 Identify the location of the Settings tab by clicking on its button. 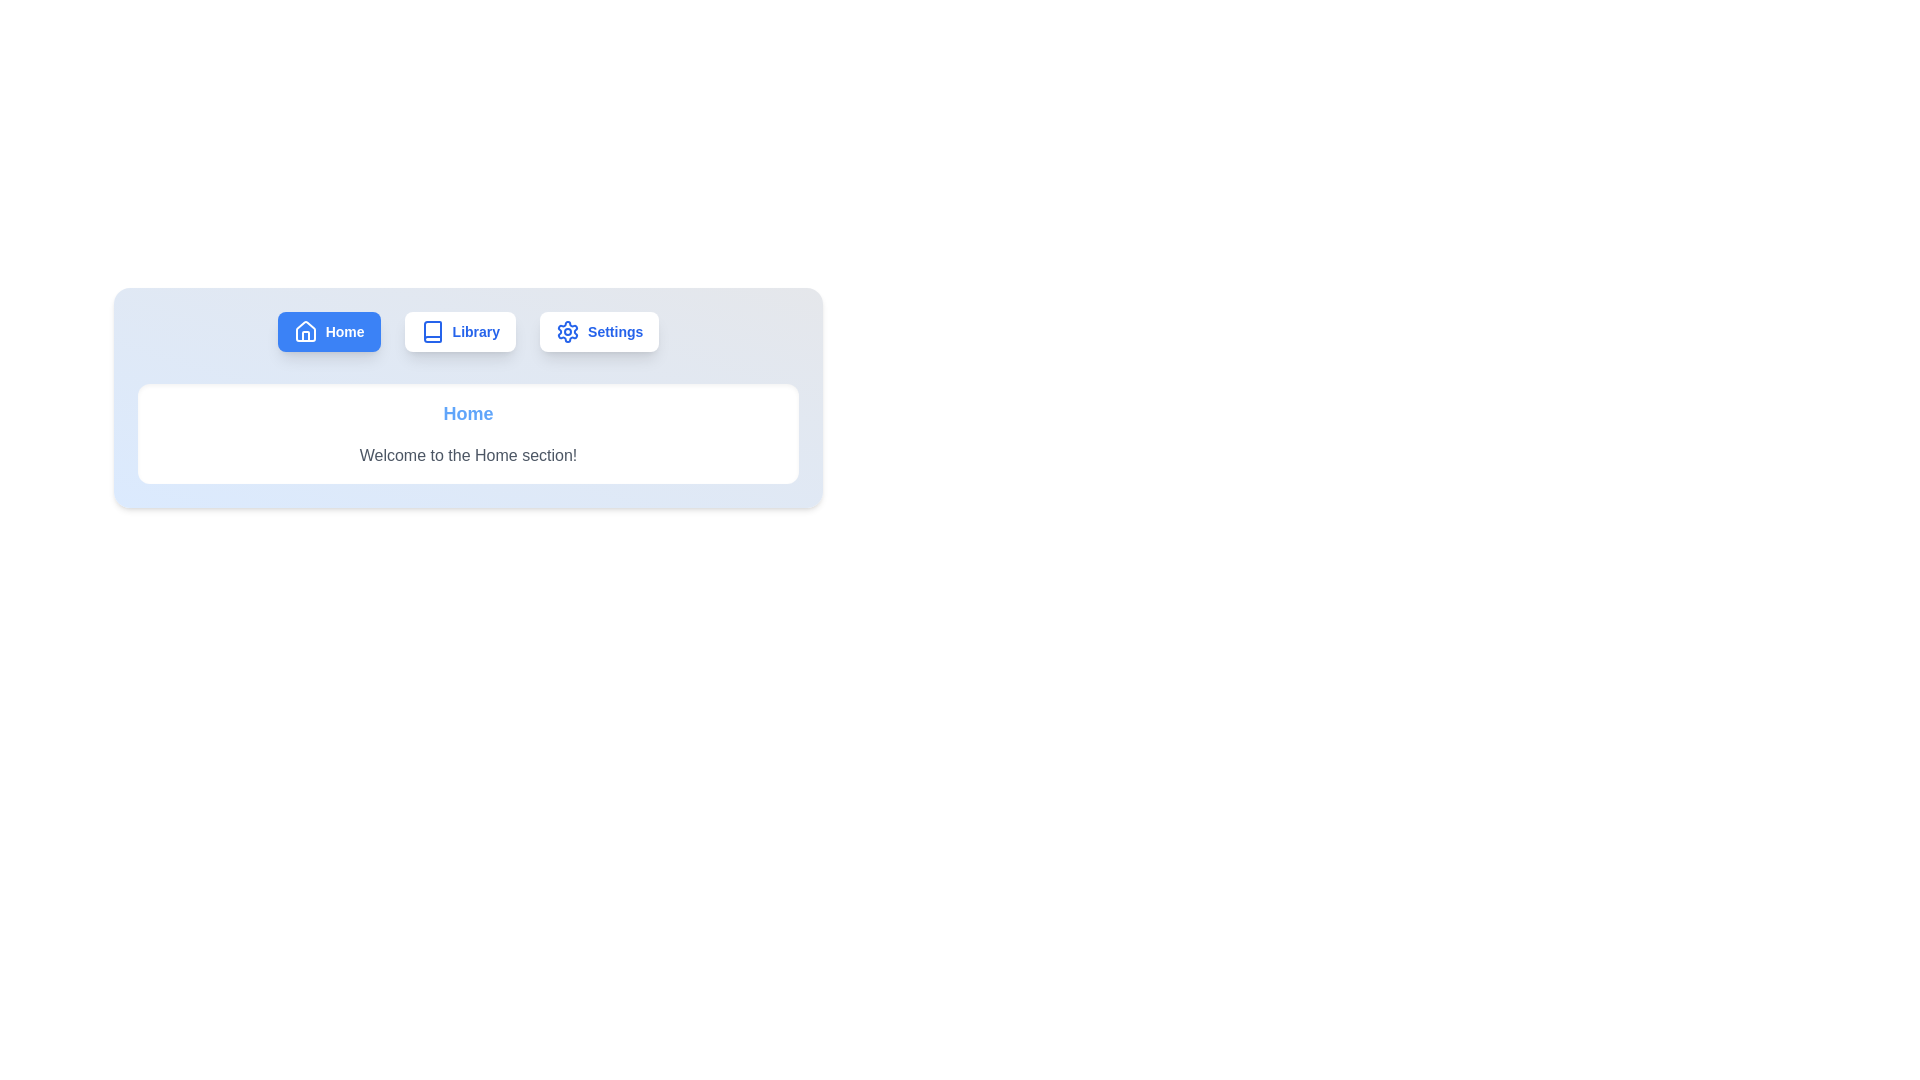
(599, 330).